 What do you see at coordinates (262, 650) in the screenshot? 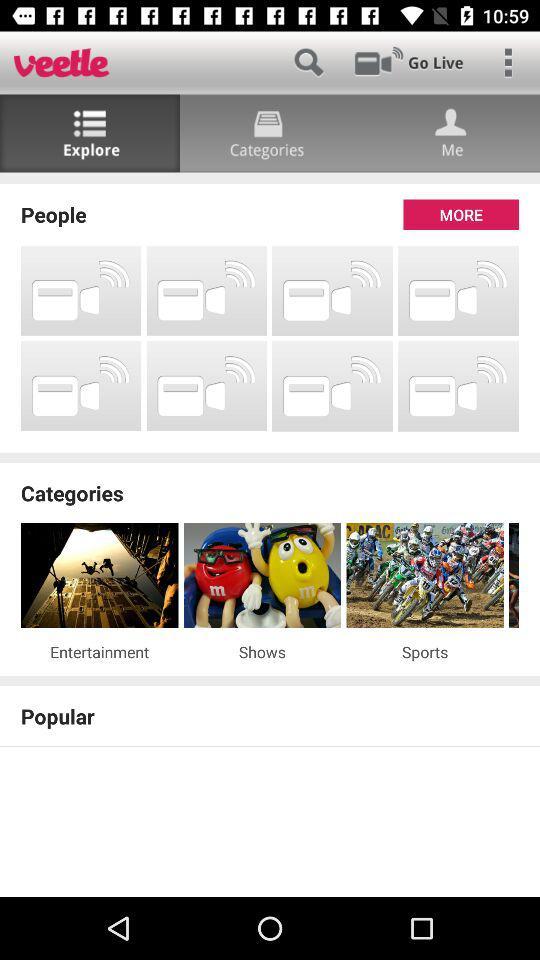
I see `the icon next to the sports icon` at bounding box center [262, 650].